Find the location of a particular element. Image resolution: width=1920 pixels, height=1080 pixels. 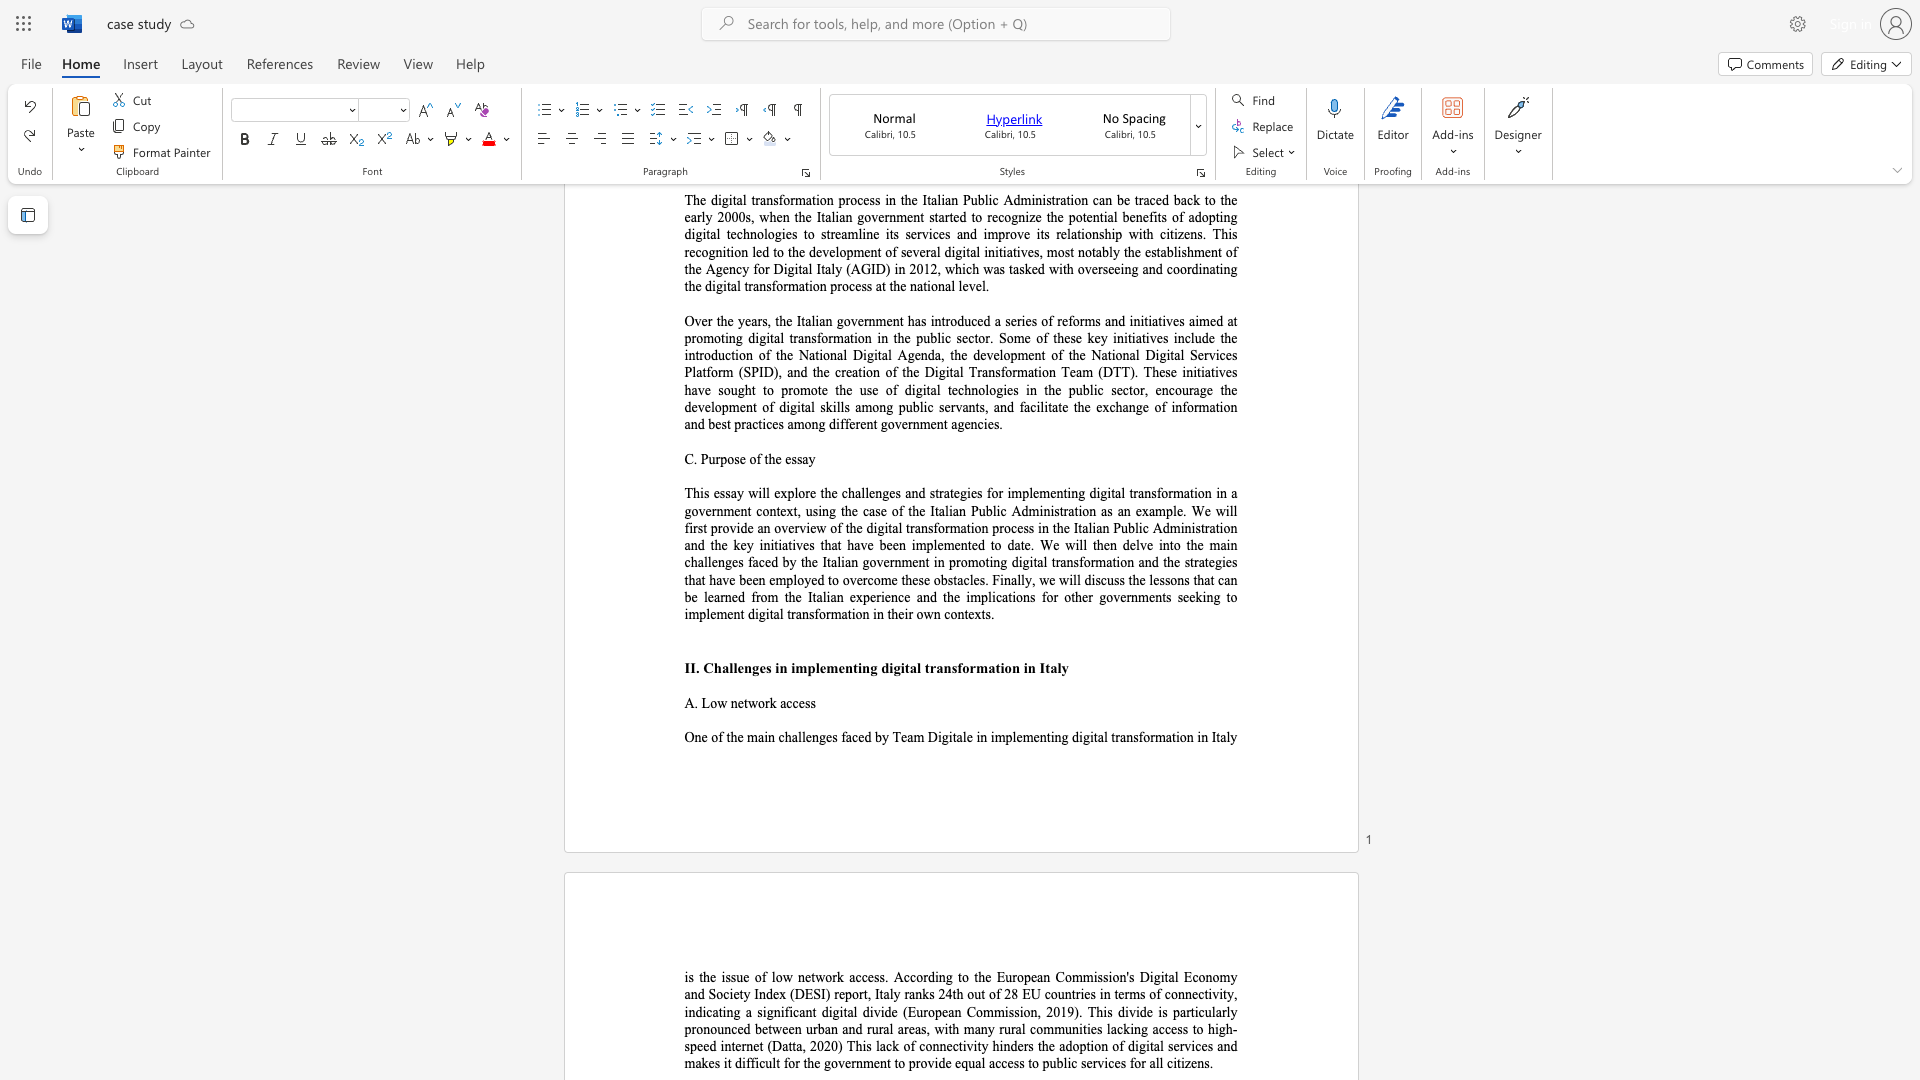

the 6th character "a" in the text is located at coordinates (978, 1062).